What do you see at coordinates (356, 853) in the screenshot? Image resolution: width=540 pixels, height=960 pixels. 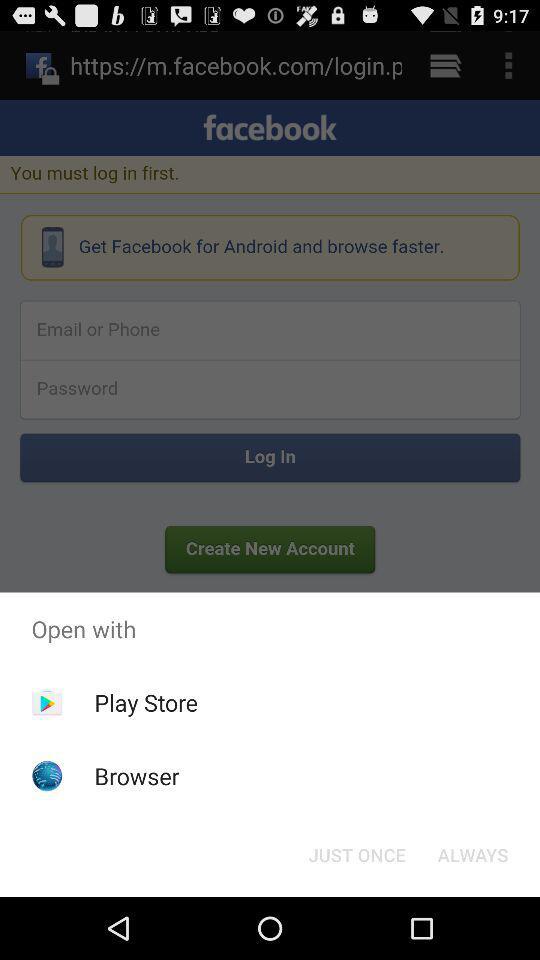 I see `the item next to the always button` at bounding box center [356, 853].